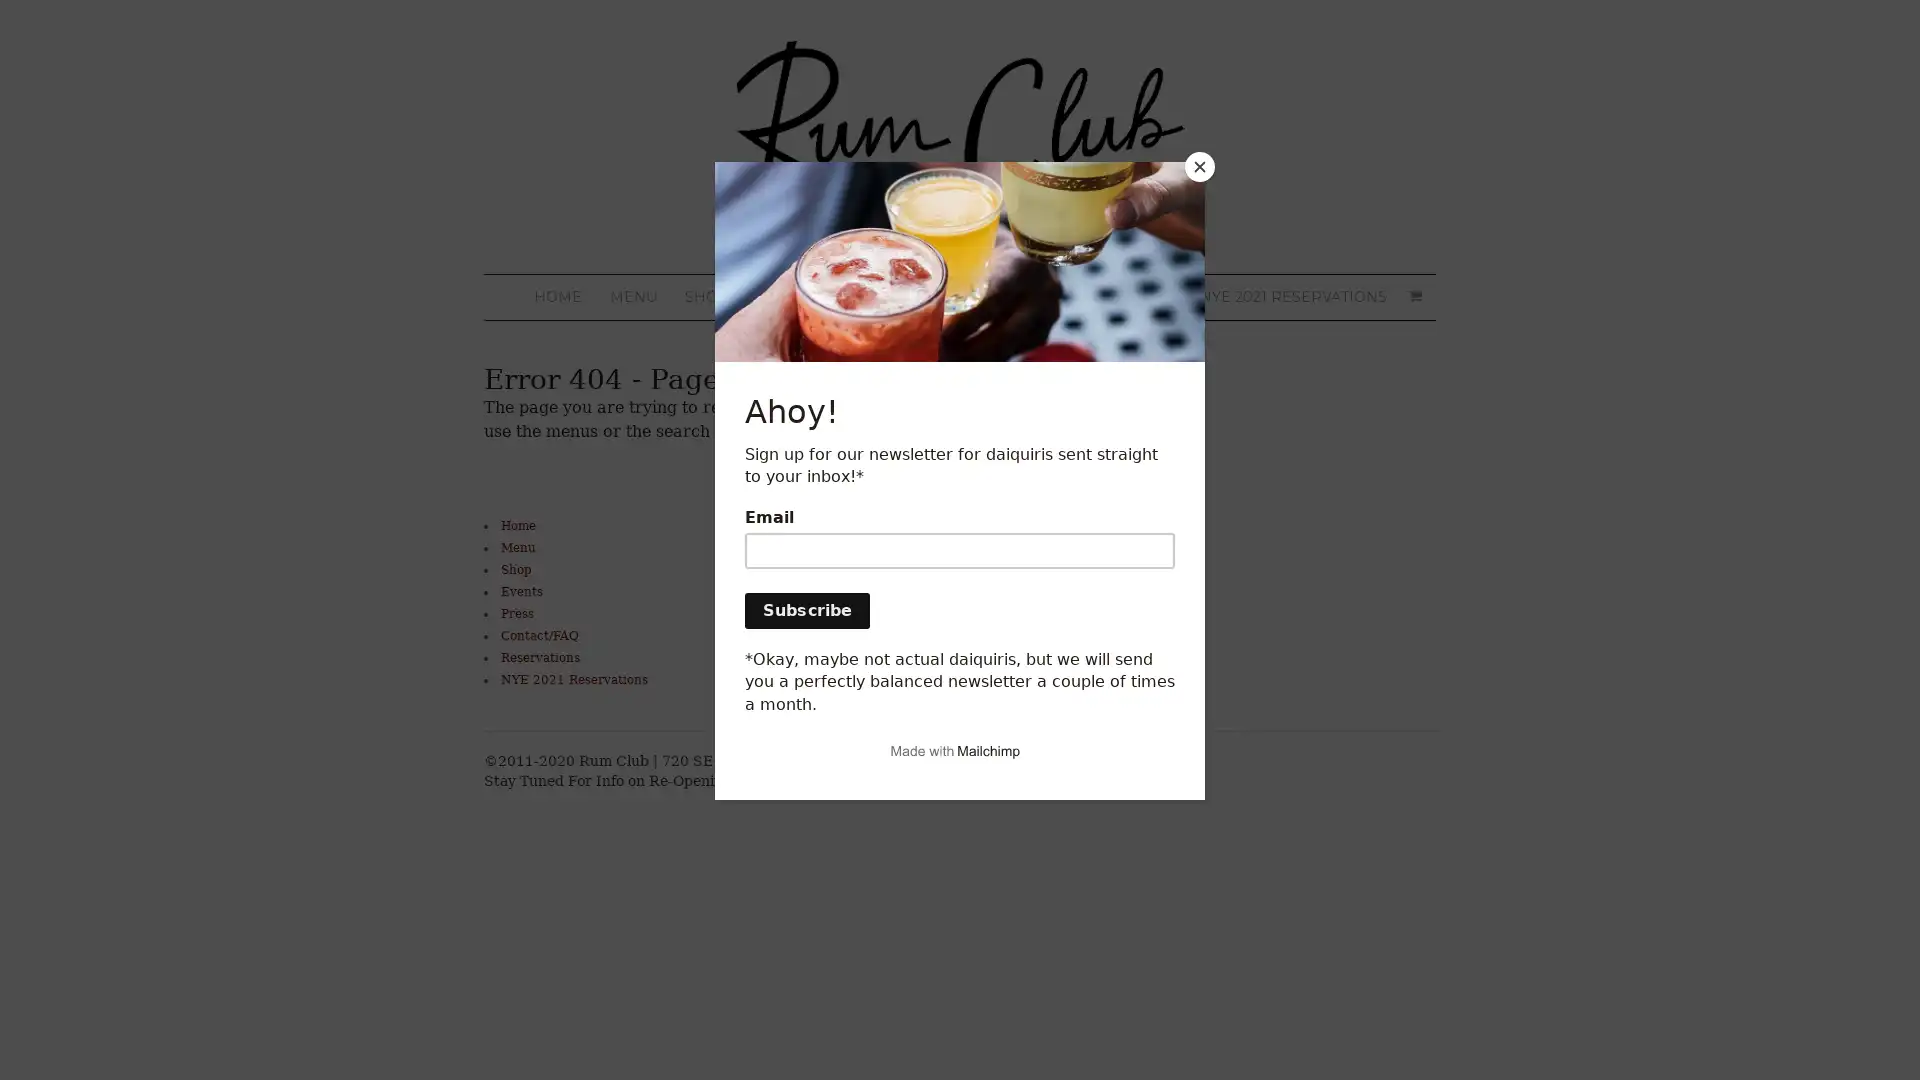 This screenshot has height=1080, width=1920. What do you see at coordinates (766, 663) in the screenshot?
I see `Submit` at bounding box center [766, 663].